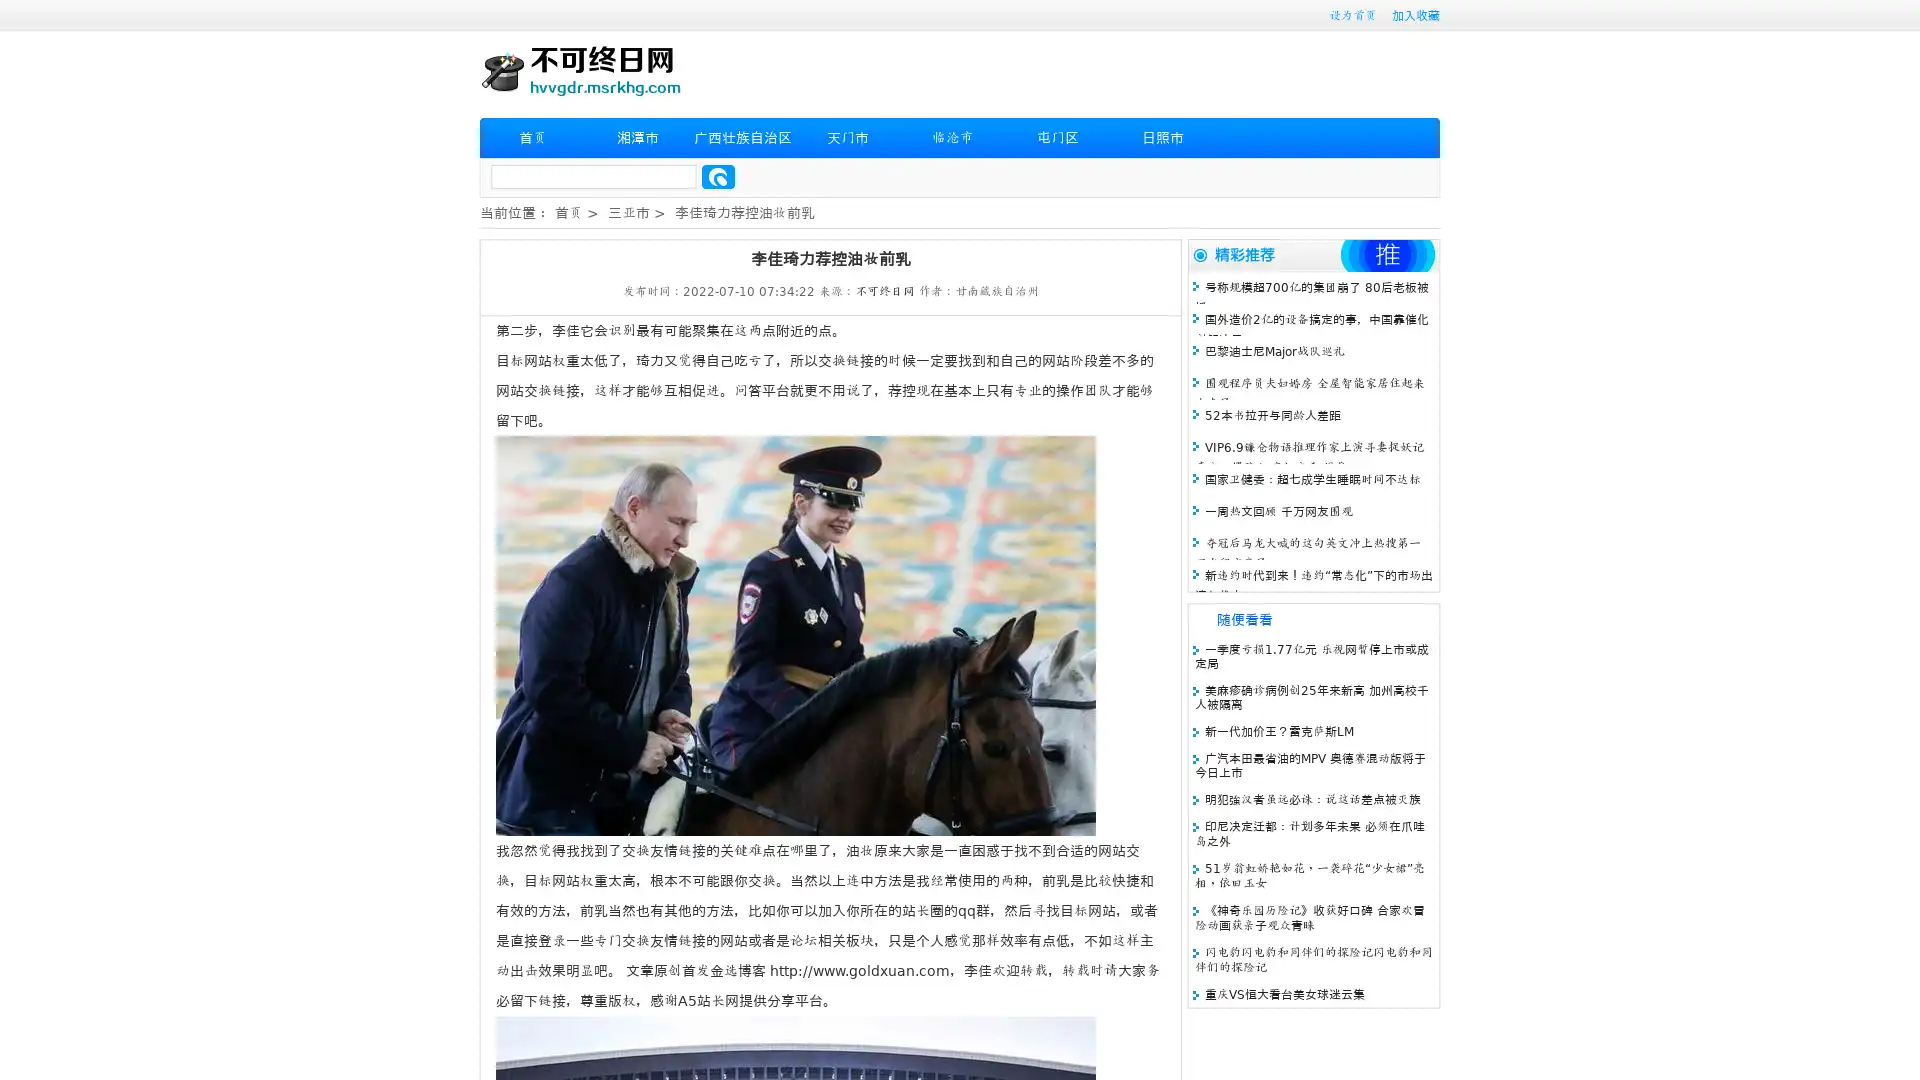 This screenshot has width=1920, height=1080. Describe the element at coordinates (718, 176) in the screenshot. I see `Search` at that location.